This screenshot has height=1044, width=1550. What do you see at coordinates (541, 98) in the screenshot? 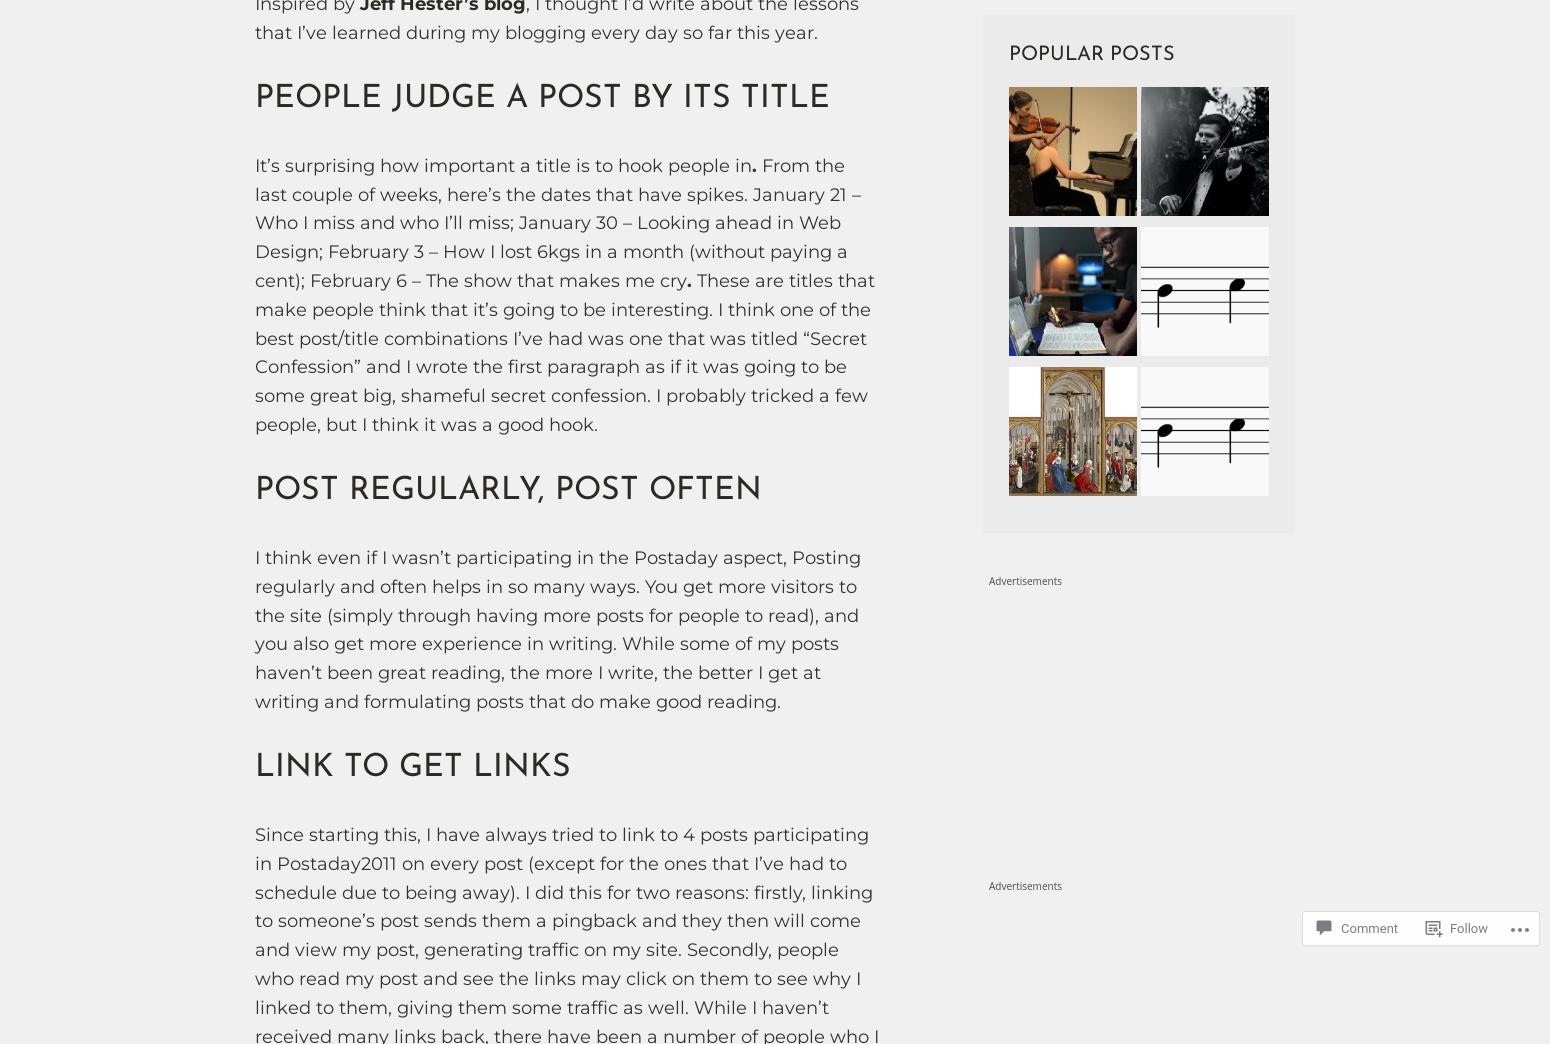
I see `'People judge a post by its title'` at bounding box center [541, 98].